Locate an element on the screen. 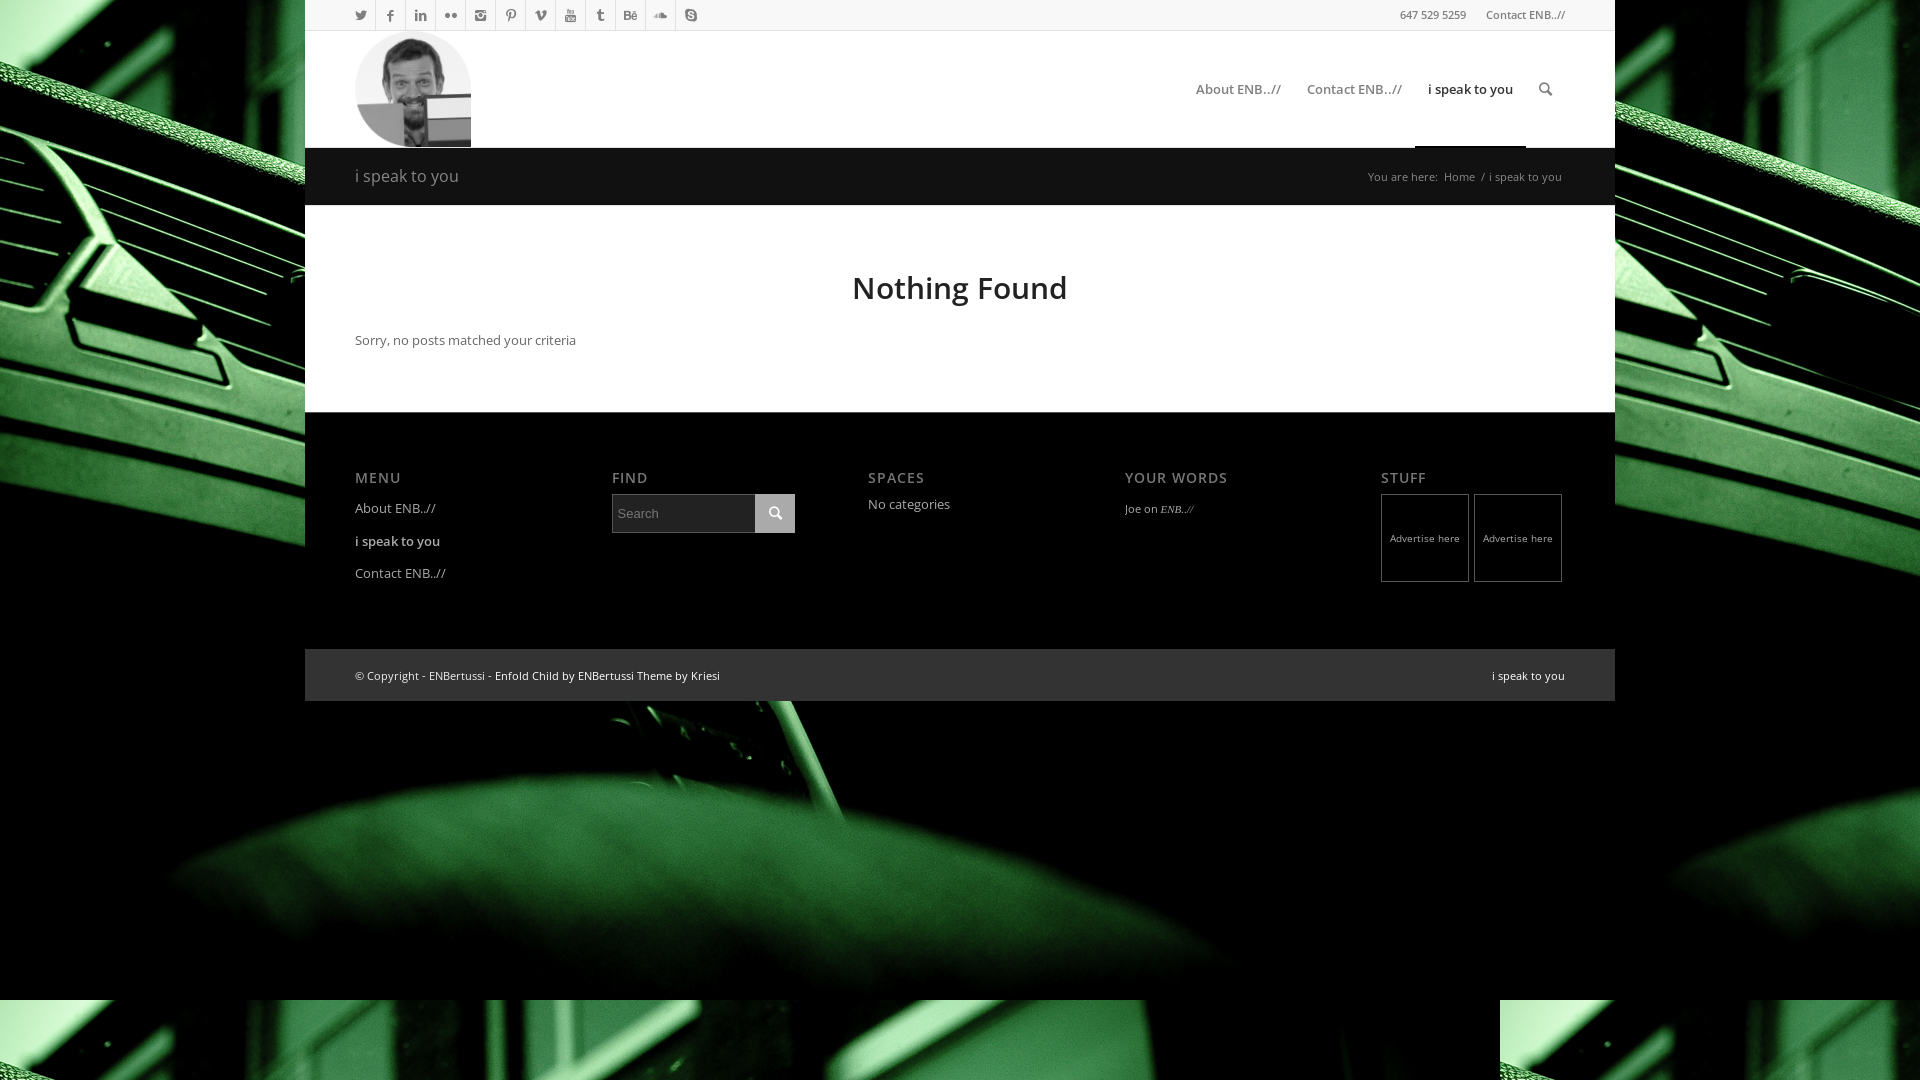  'Pinterest' is located at coordinates (495, 15).